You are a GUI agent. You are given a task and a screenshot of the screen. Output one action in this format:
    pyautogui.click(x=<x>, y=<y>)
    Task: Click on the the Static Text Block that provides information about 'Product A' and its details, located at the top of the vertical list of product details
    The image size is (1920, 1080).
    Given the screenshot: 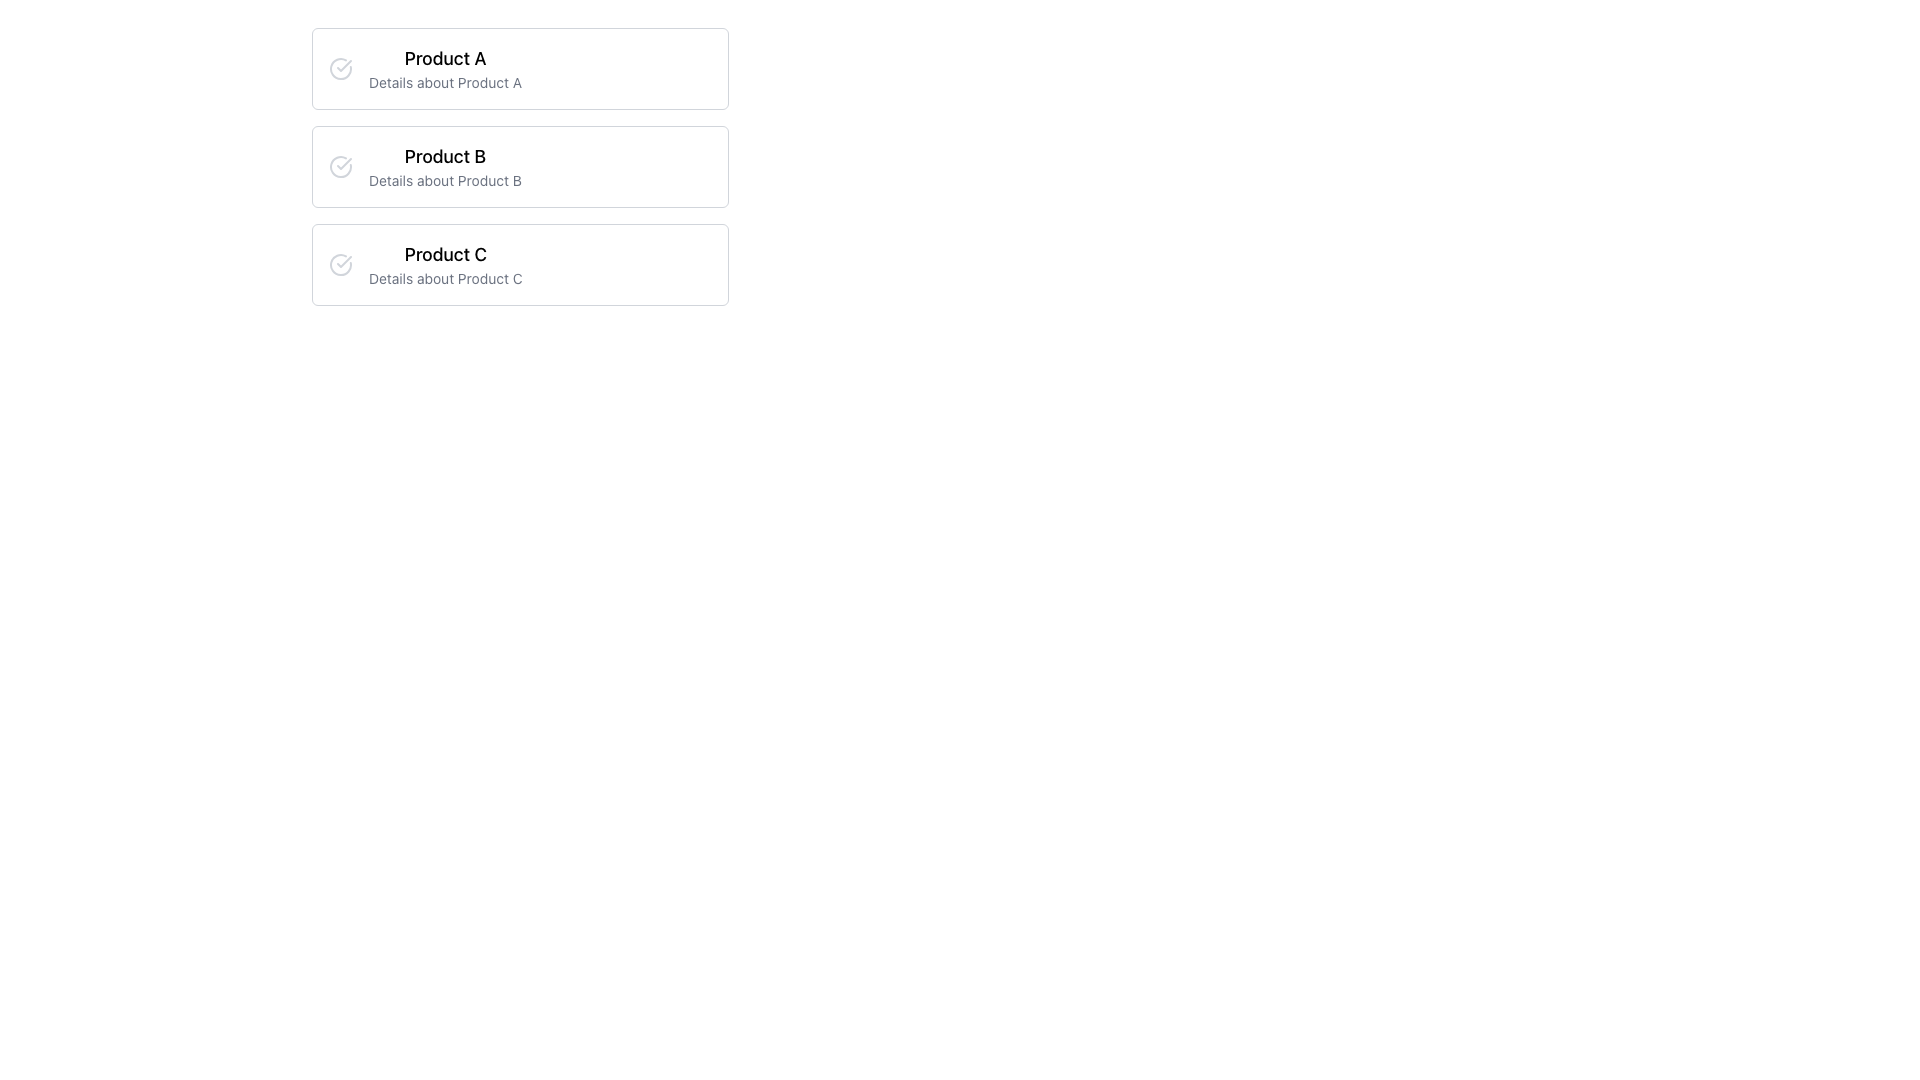 What is the action you would take?
    pyautogui.click(x=444, y=68)
    